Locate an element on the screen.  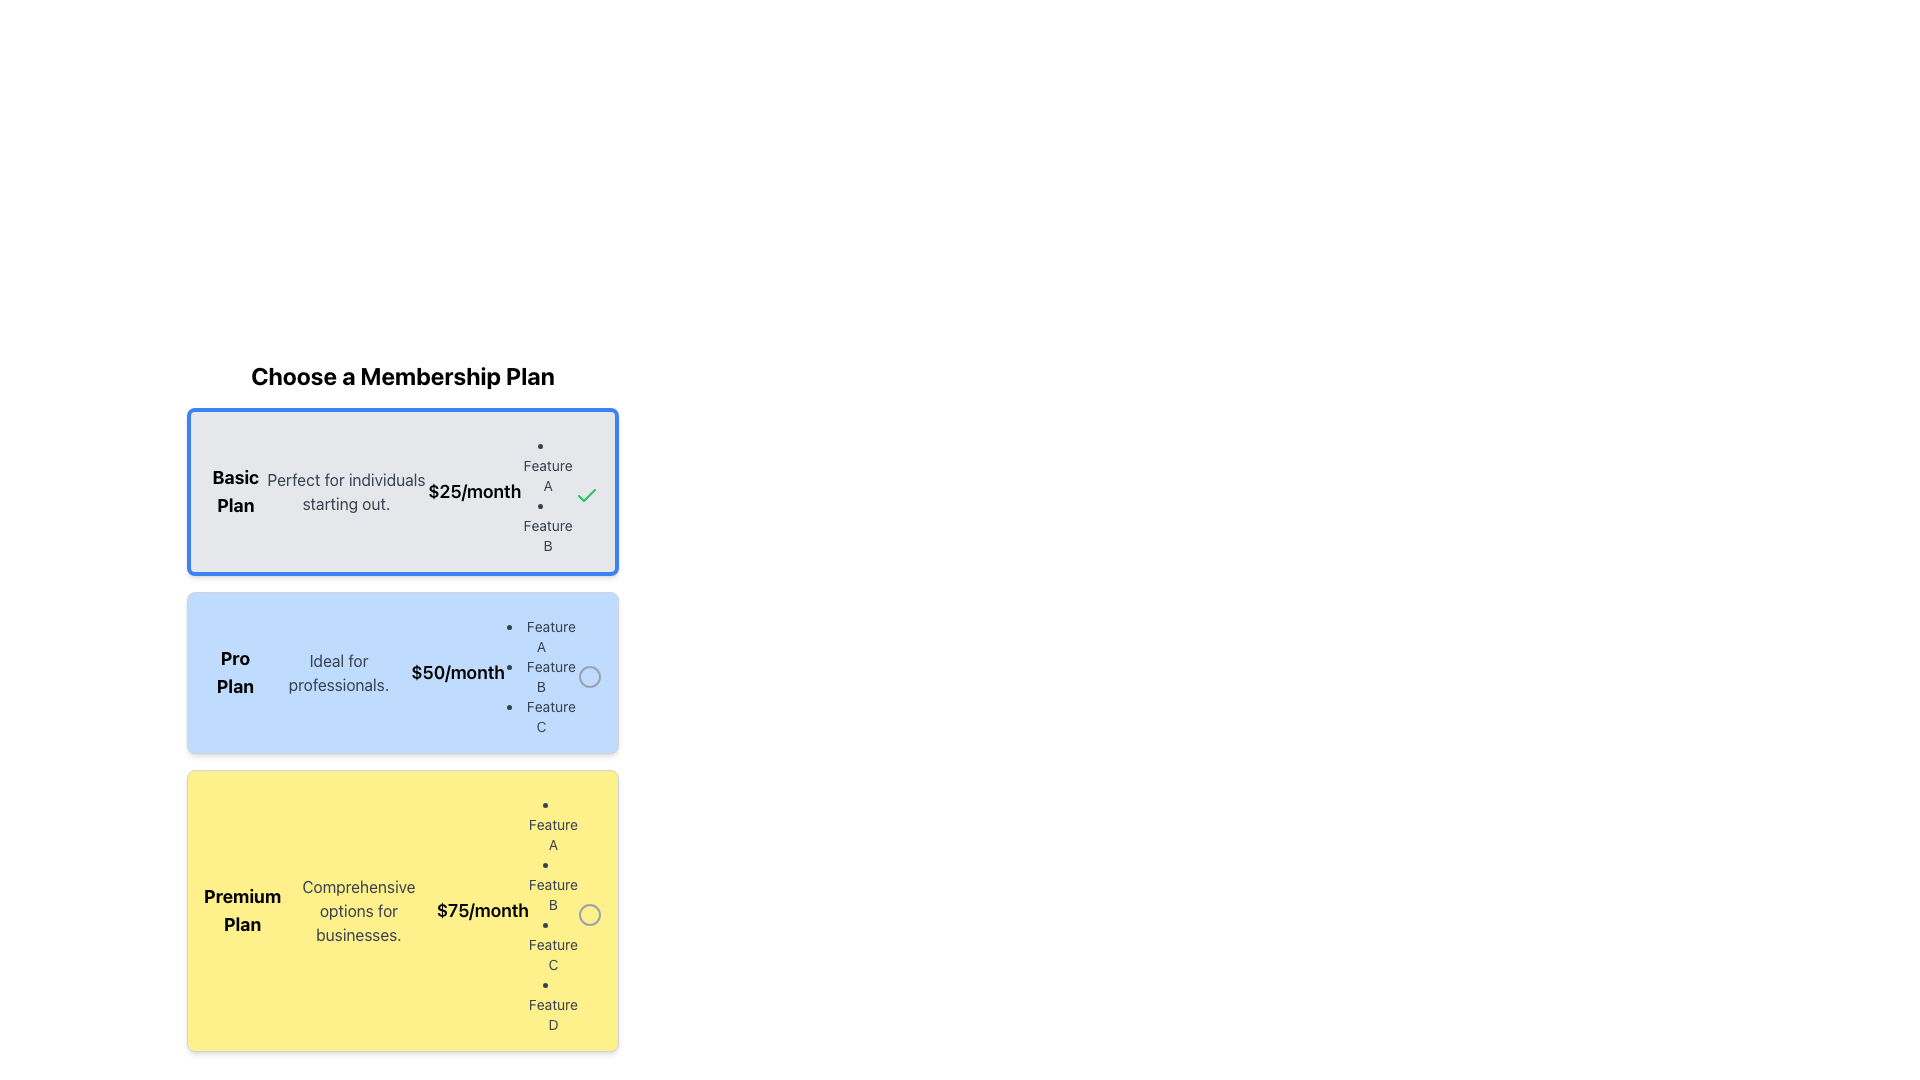
the 'Feature D' text label, which is the fourth item in the vertically arranged list of features in the 'Premium Plan' section is located at coordinates (553, 1005).